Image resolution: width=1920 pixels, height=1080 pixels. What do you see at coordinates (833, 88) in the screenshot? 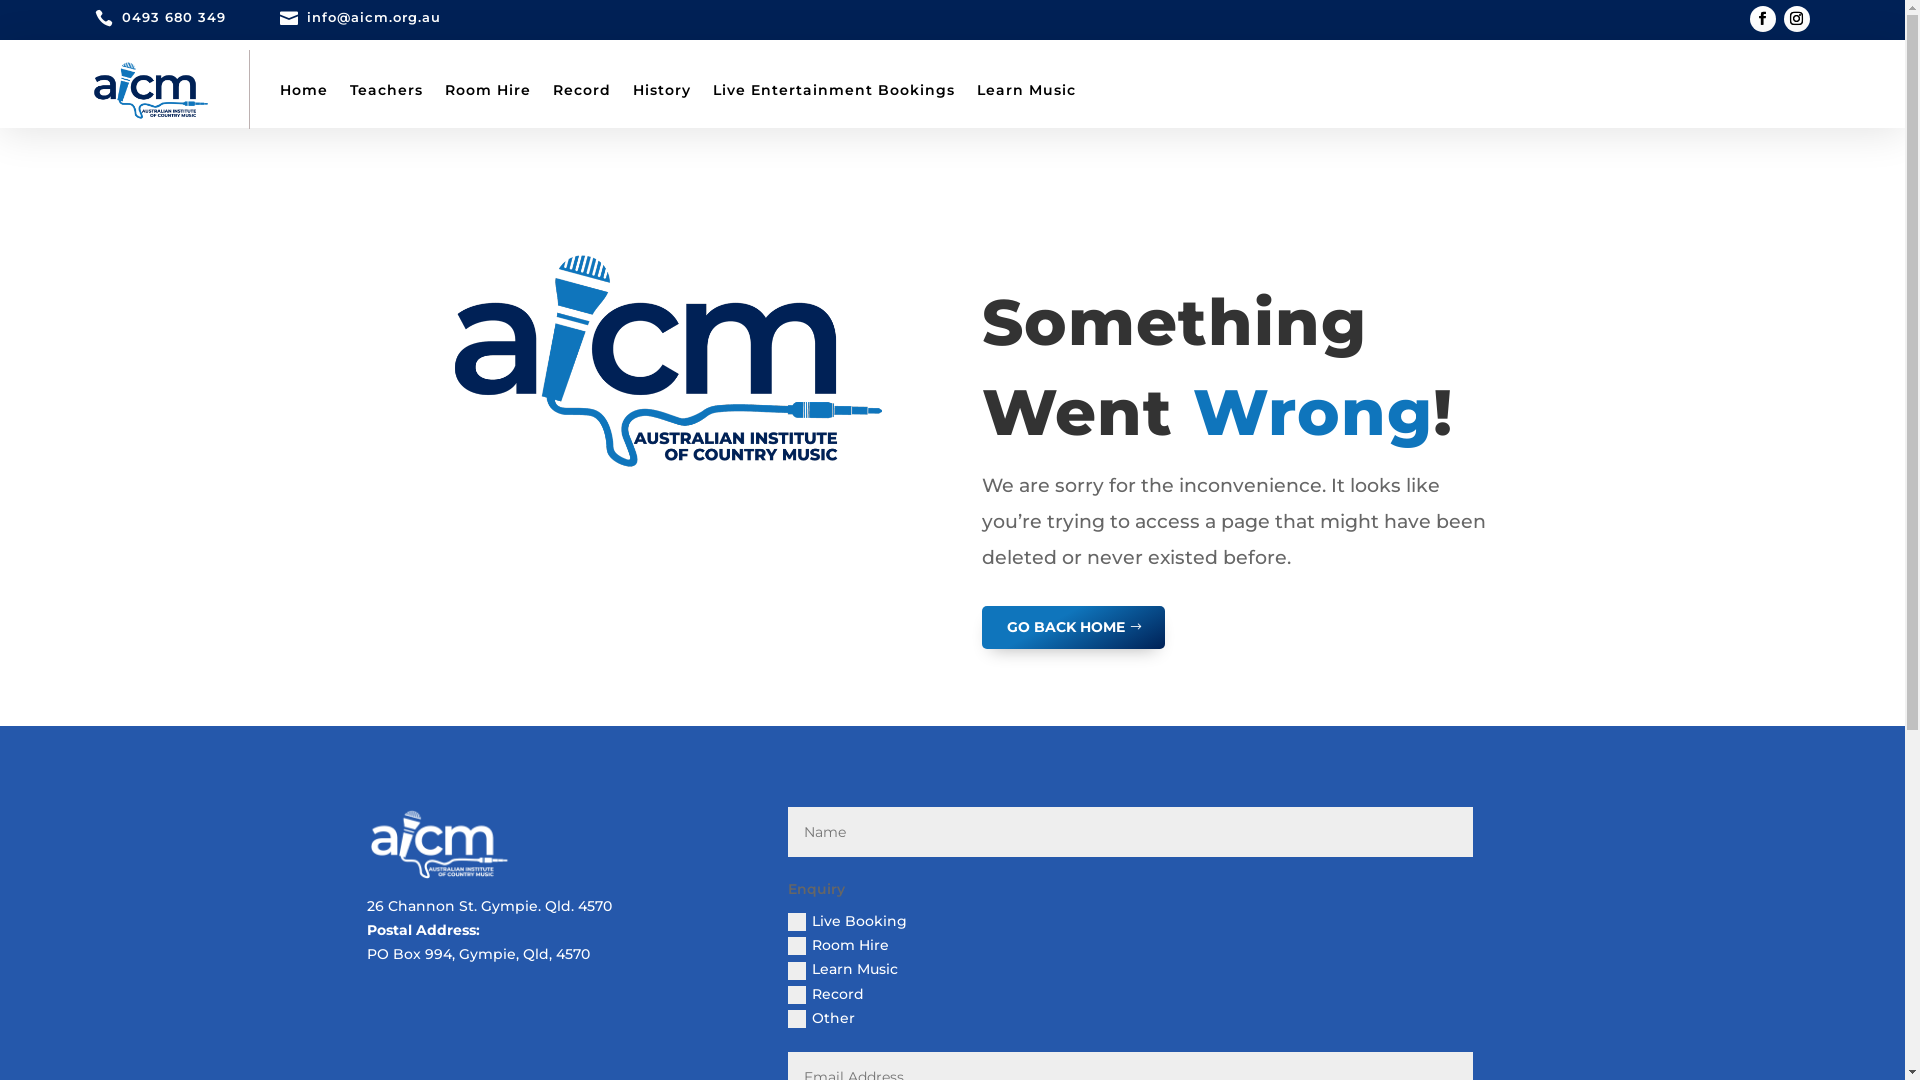
I see `'Live Entertainment Bookings'` at bounding box center [833, 88].